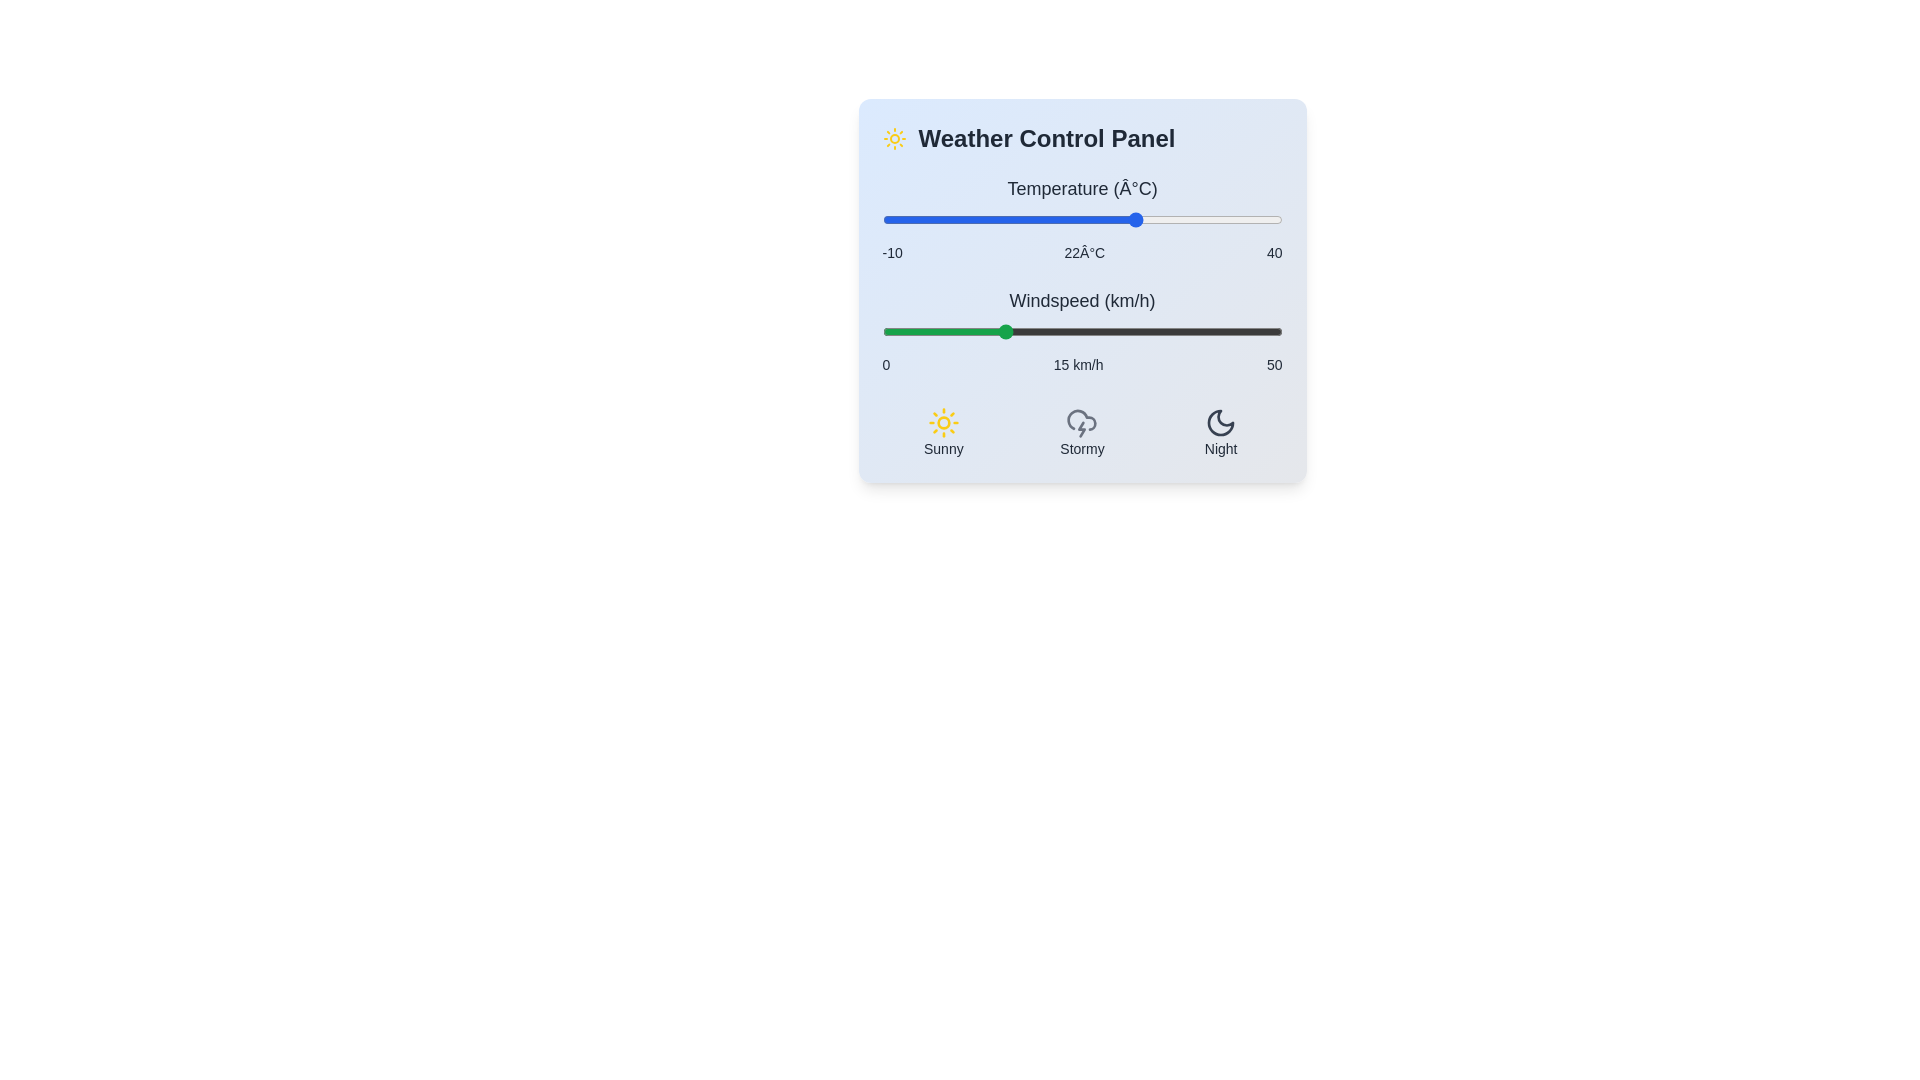 Image resolution: width=1920 pixels, height=1080 pixels. I want to click on the wind speed, so click(1018, 330).